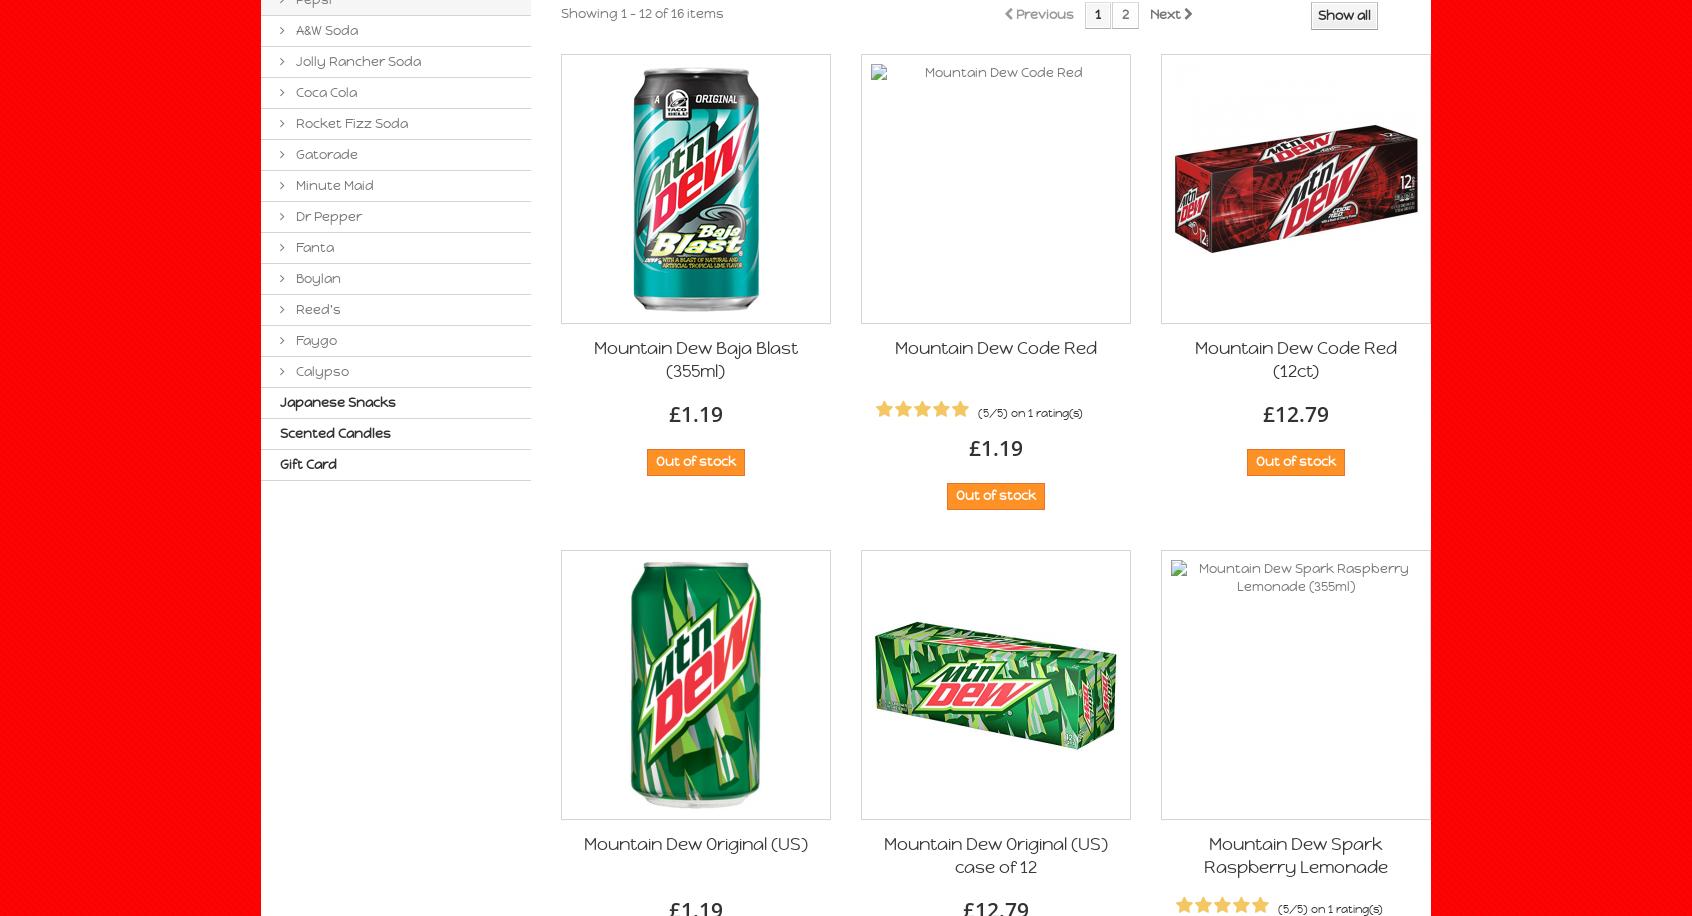  Describe the element at coordinates (307, 464) in the screenshot. I see `'Gift Card'` at that location.